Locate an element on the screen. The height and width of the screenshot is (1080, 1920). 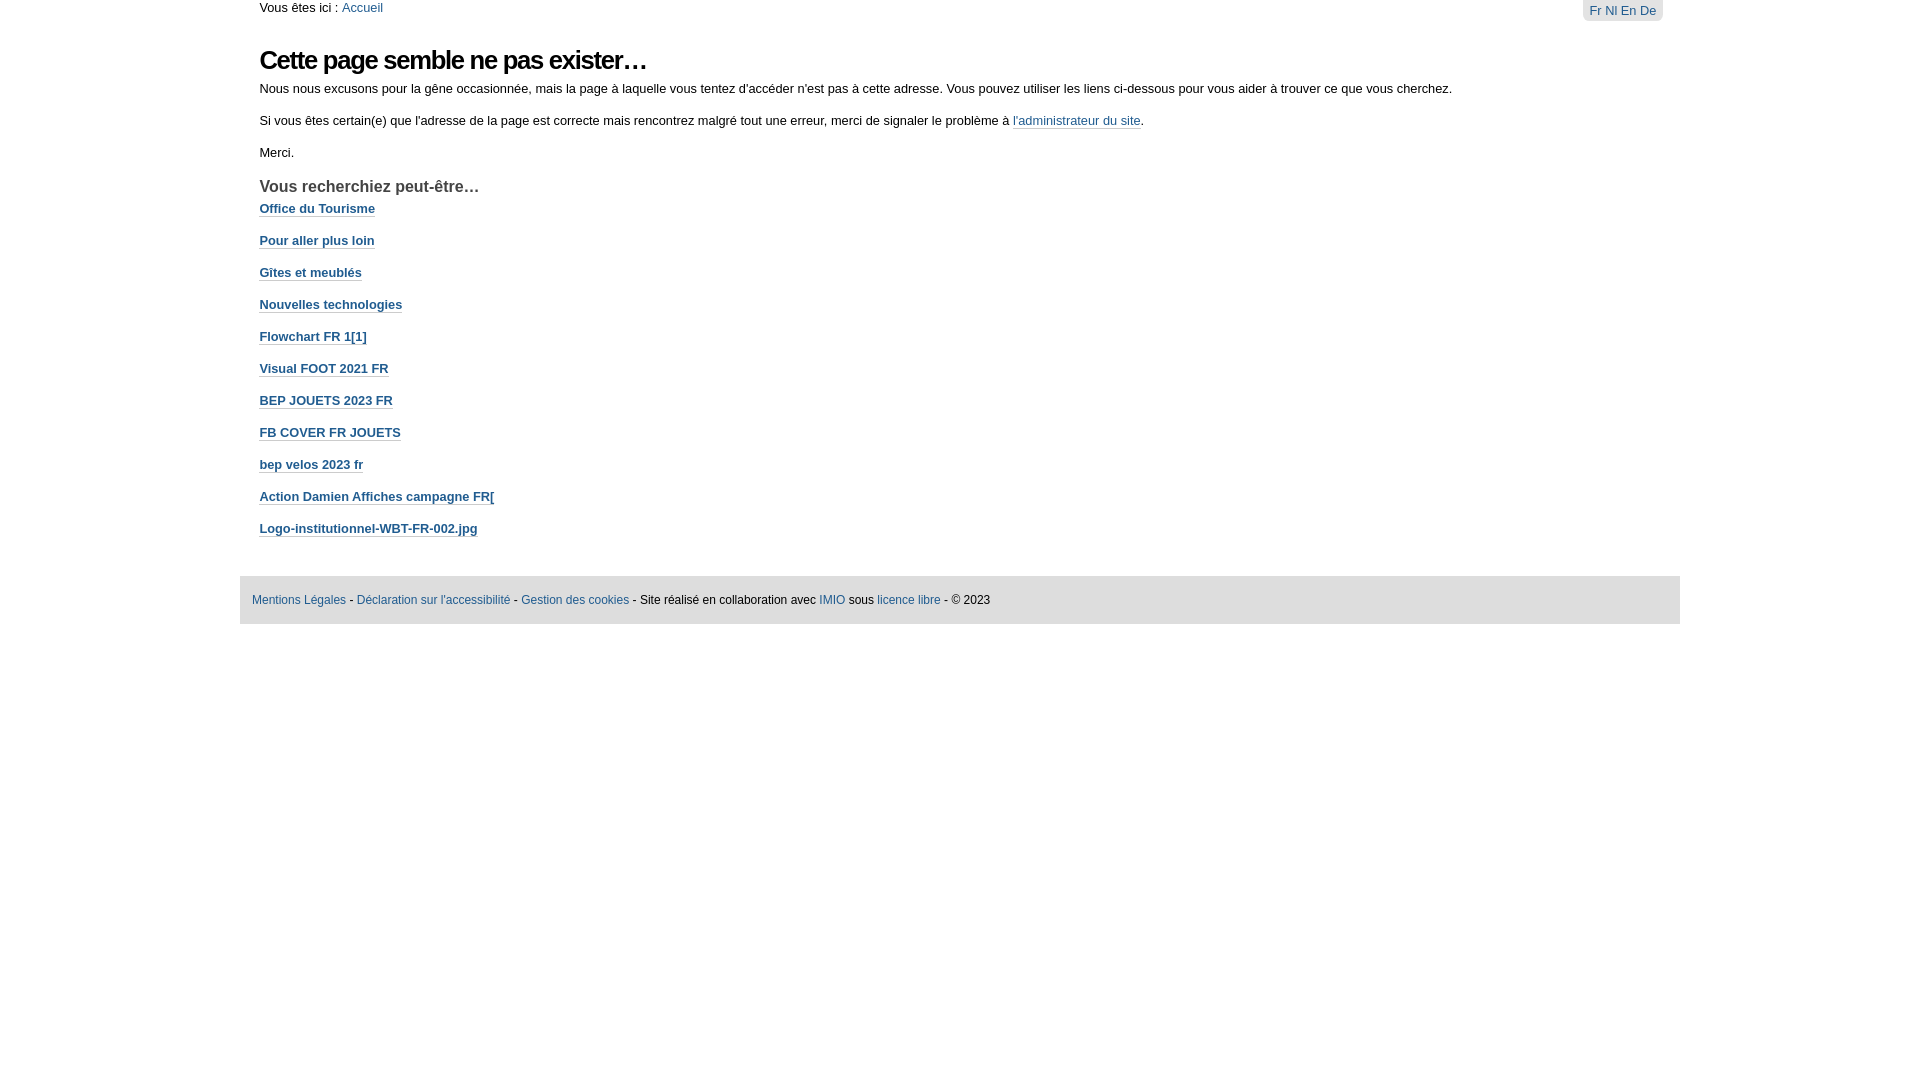
'Pour aller plus loin' is located at coordinates (258, 239).